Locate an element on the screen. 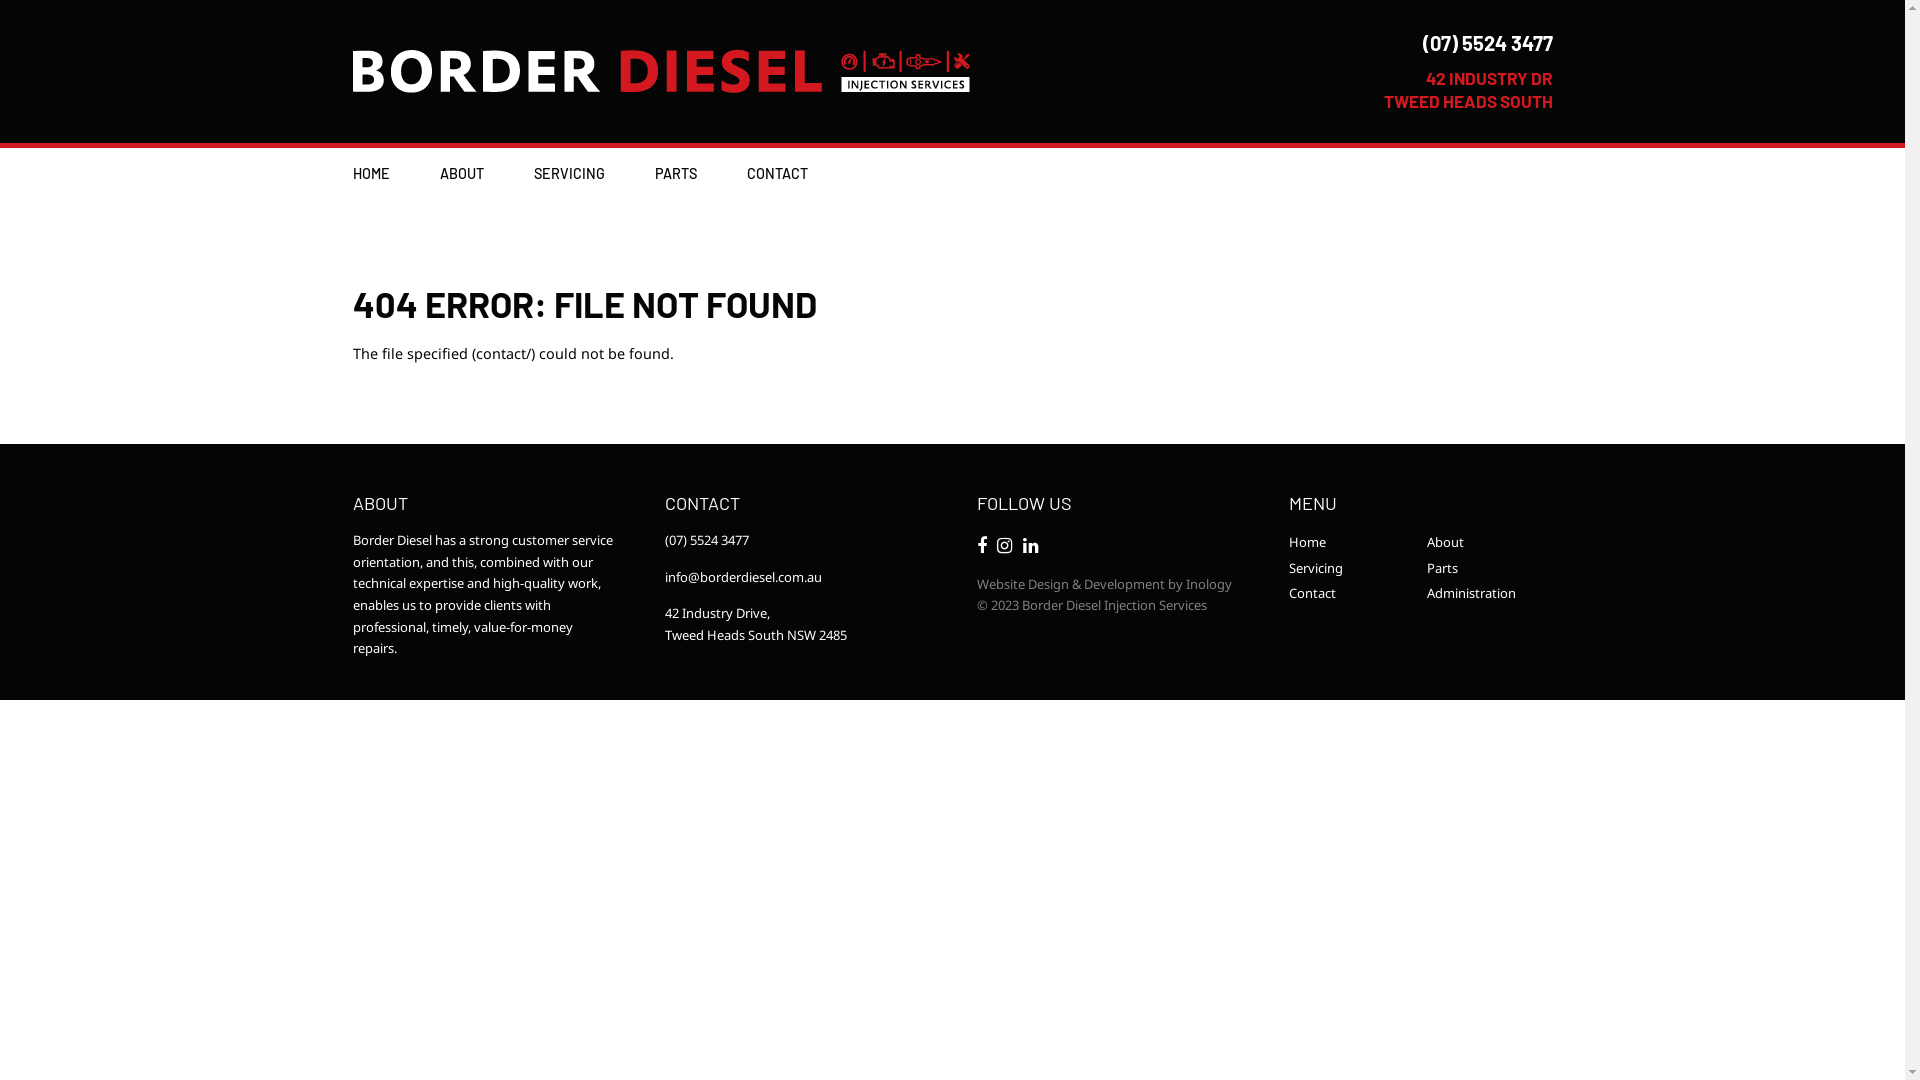 Image resolution: width=1920 pixels, height=1080 pixels. 'PARTS' is located at coordinates (653, 172).